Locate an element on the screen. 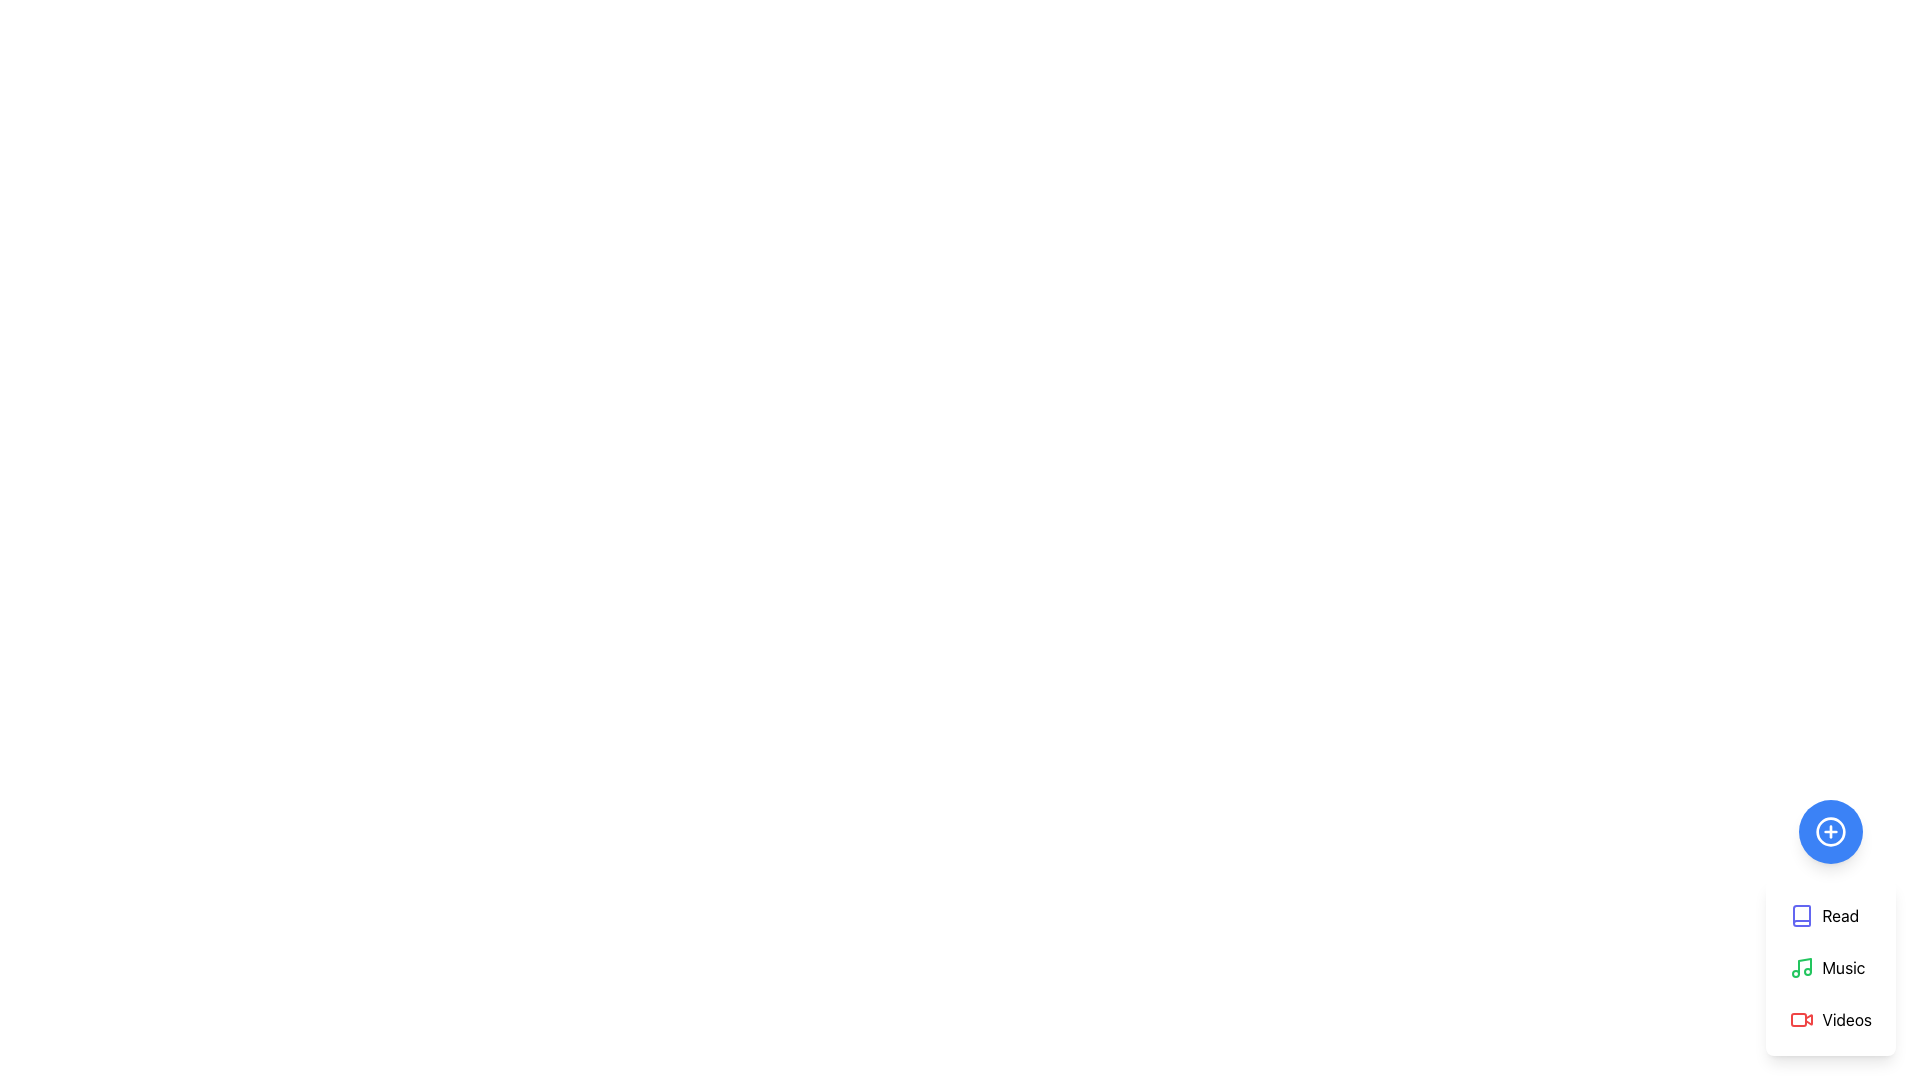  the blue circular button with a white outline and a plus icon in the center, located at the bottom-right corner of the interface is located at coordinates (1831, 832).